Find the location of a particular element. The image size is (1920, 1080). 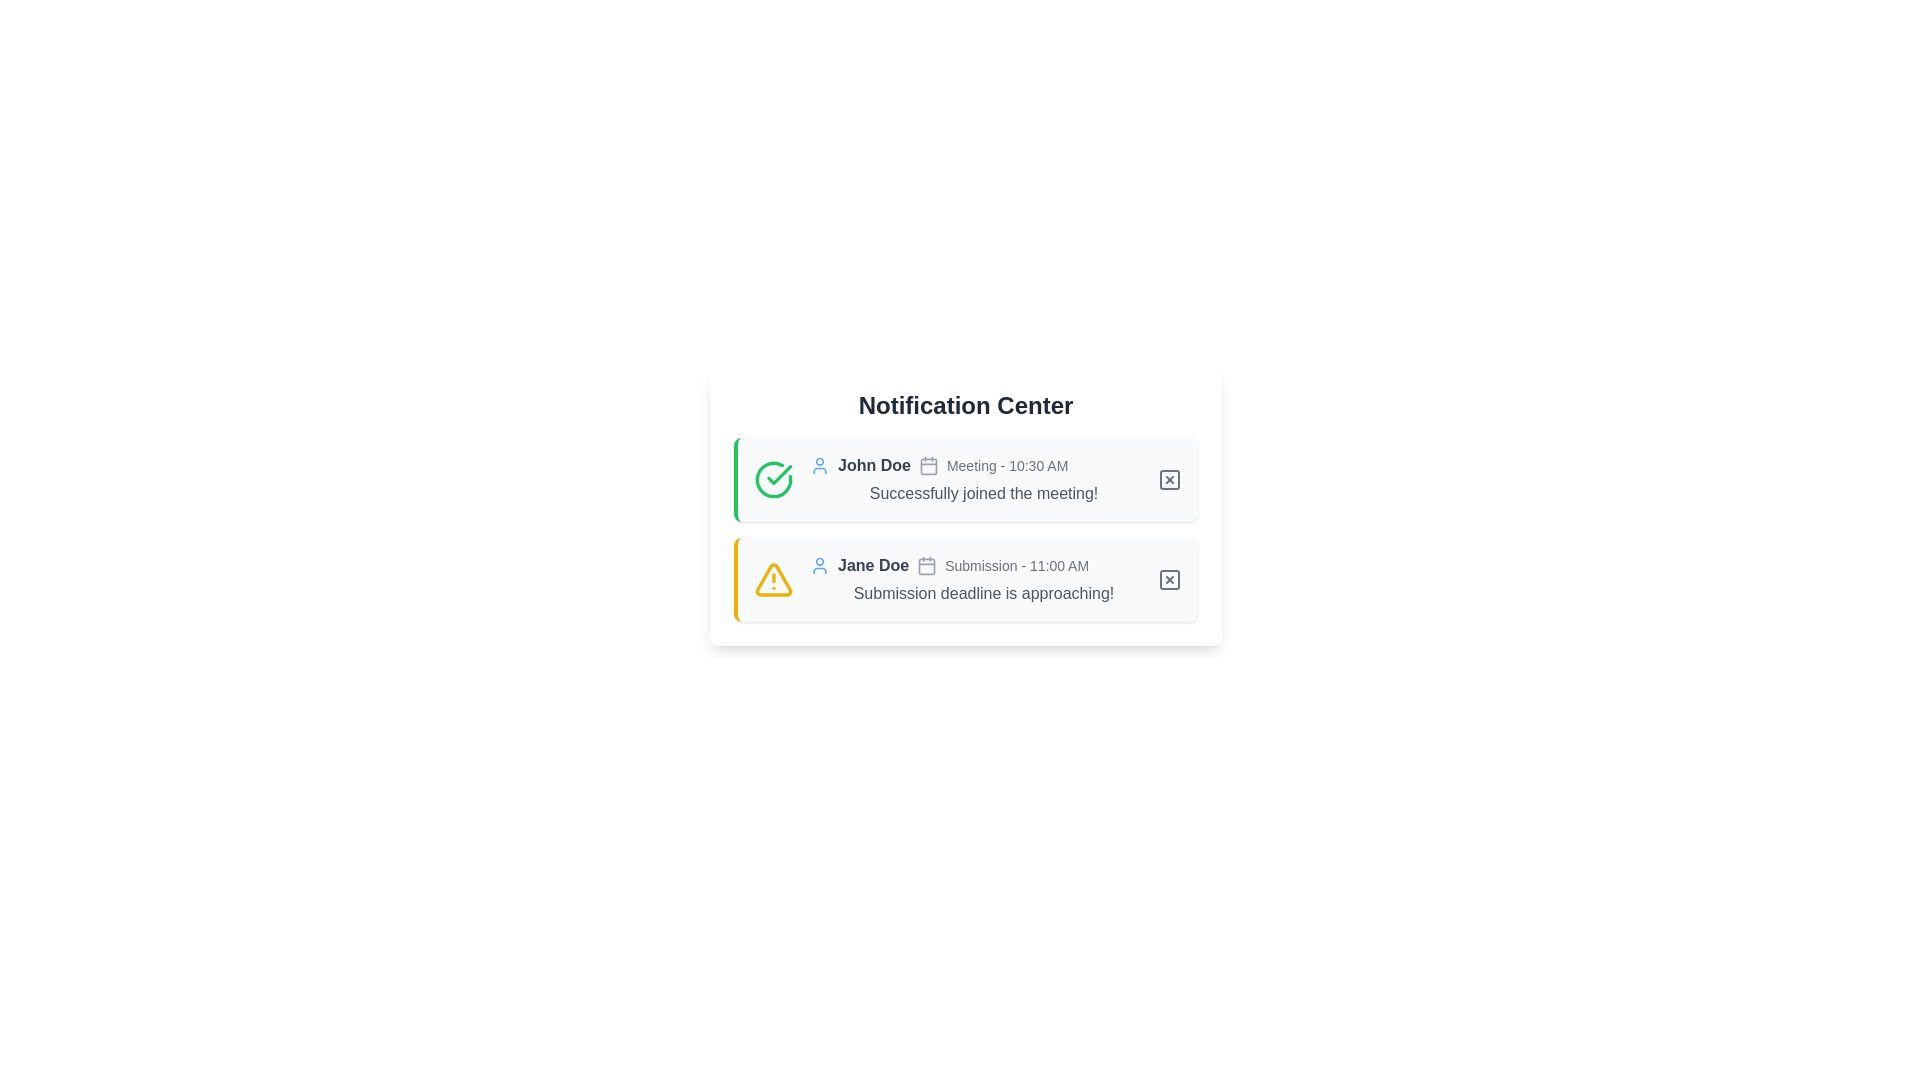

the calendar icon located to the left of the 'Submission - 11:00 AM' text is located at coordinates (925, 566).